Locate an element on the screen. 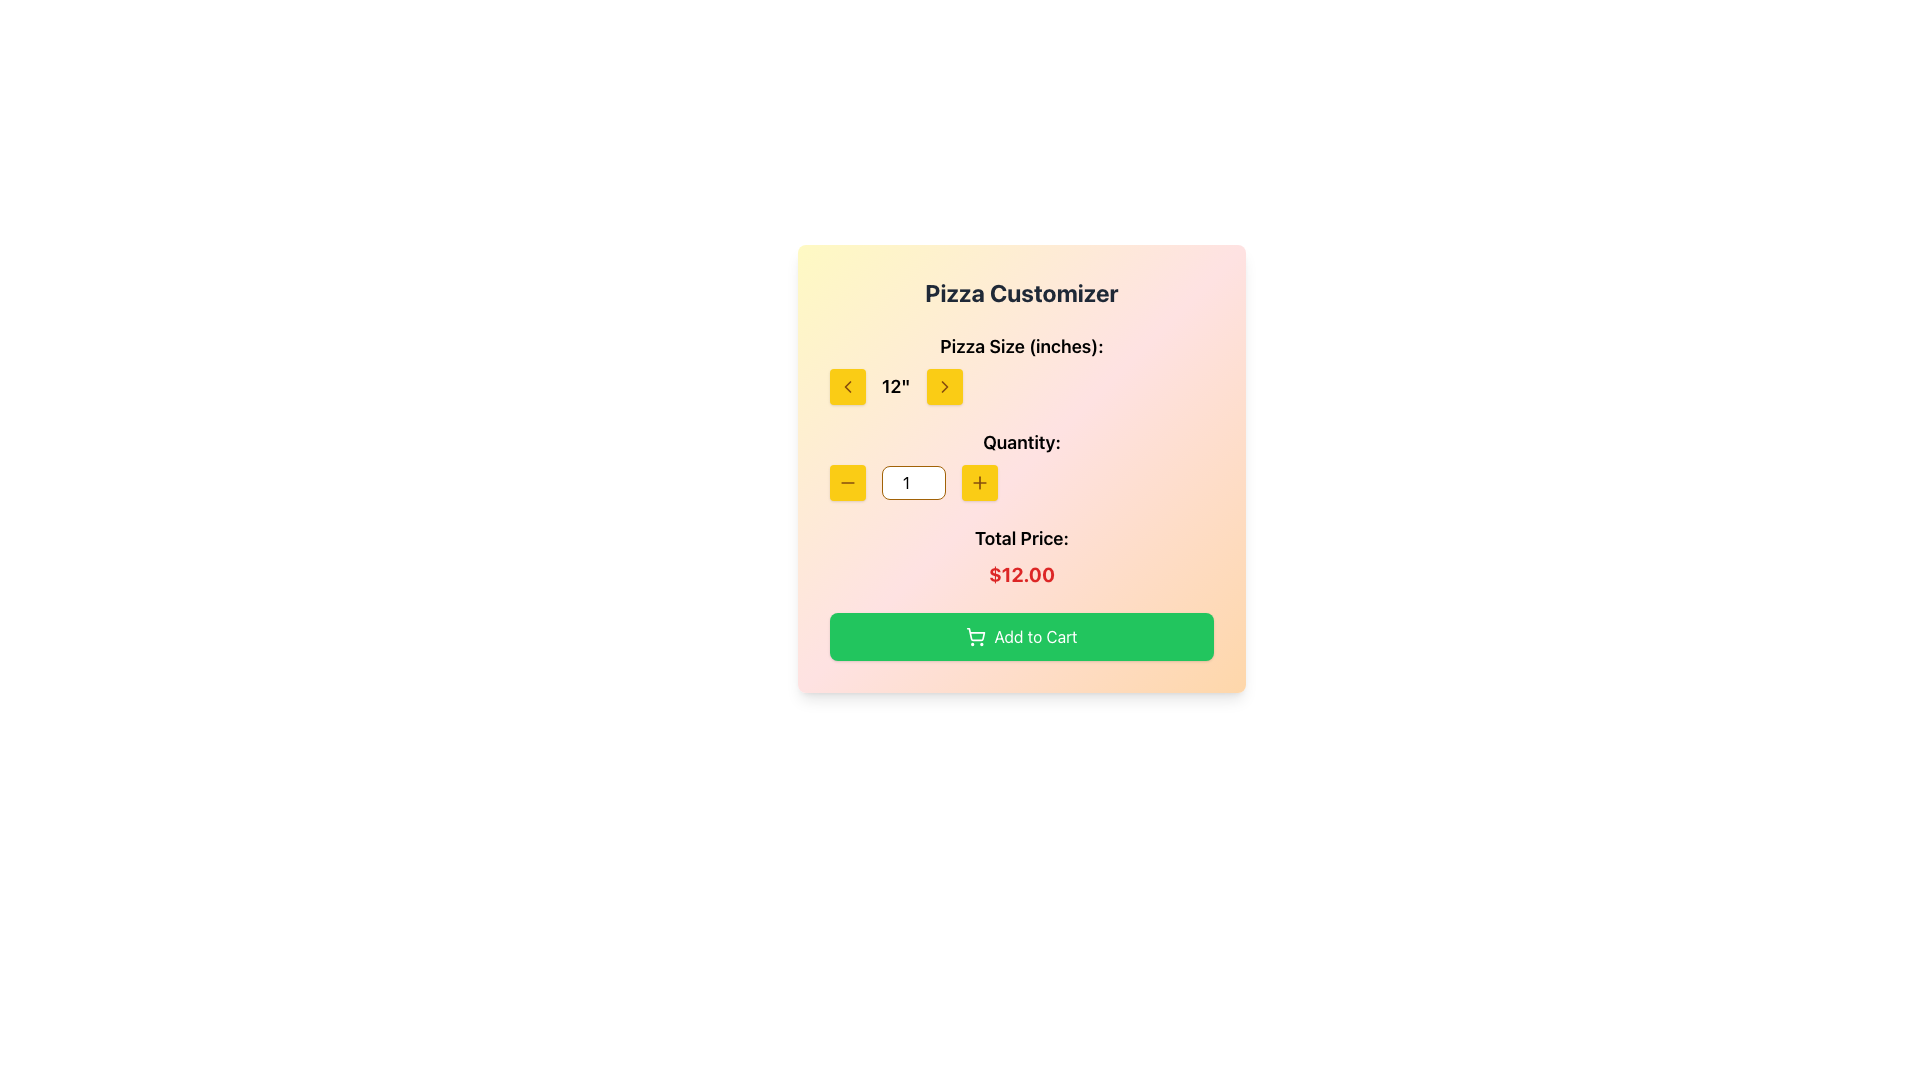 Image resolution: width=1920 pixels, height=1080 pixels. the left and right arrow buttons next to the '12"' value in the 'Pizza Size (inches):' selector to change the pizza size is located at coordinates (1022, 369).